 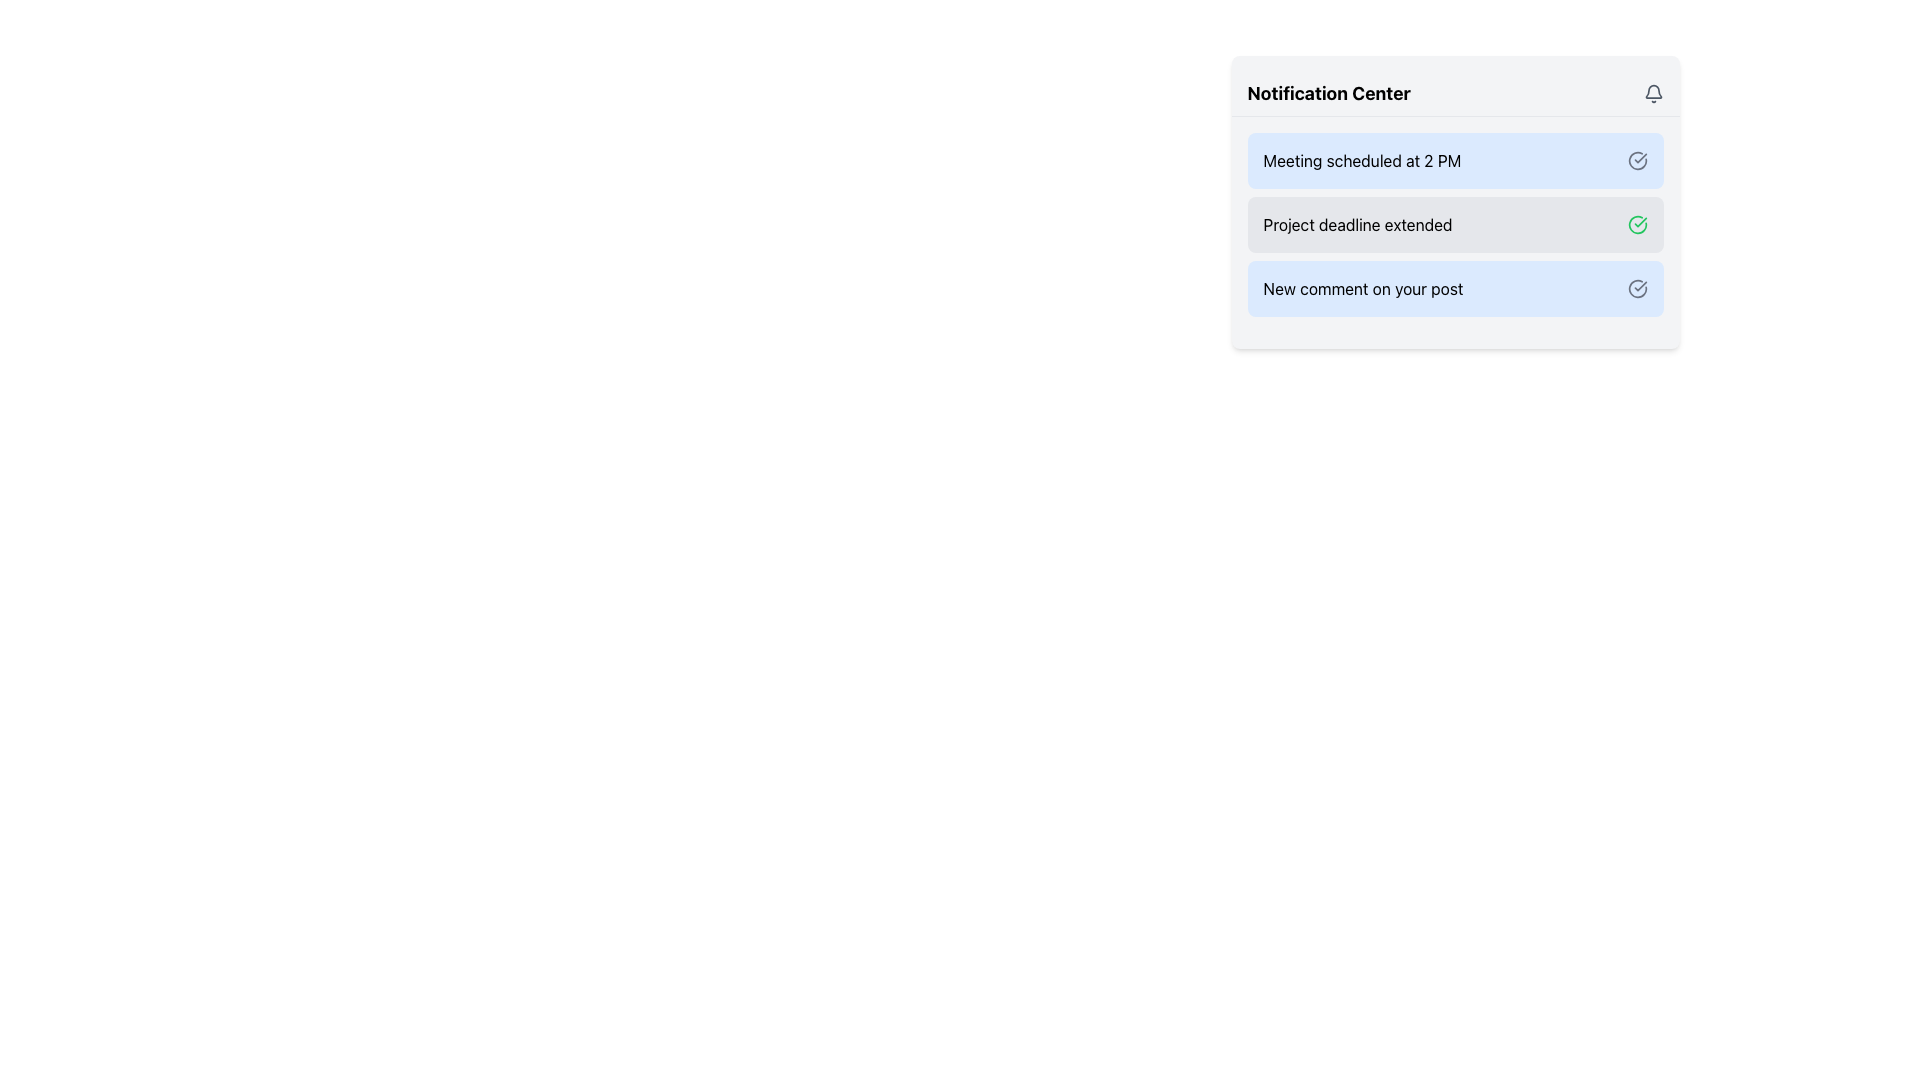 What do you see at coordinates (1455, 160) in the screenshot?
I see `the Notification card that informs about a scheduled meeting at 2 PM` at bounding box center [1455, 160].